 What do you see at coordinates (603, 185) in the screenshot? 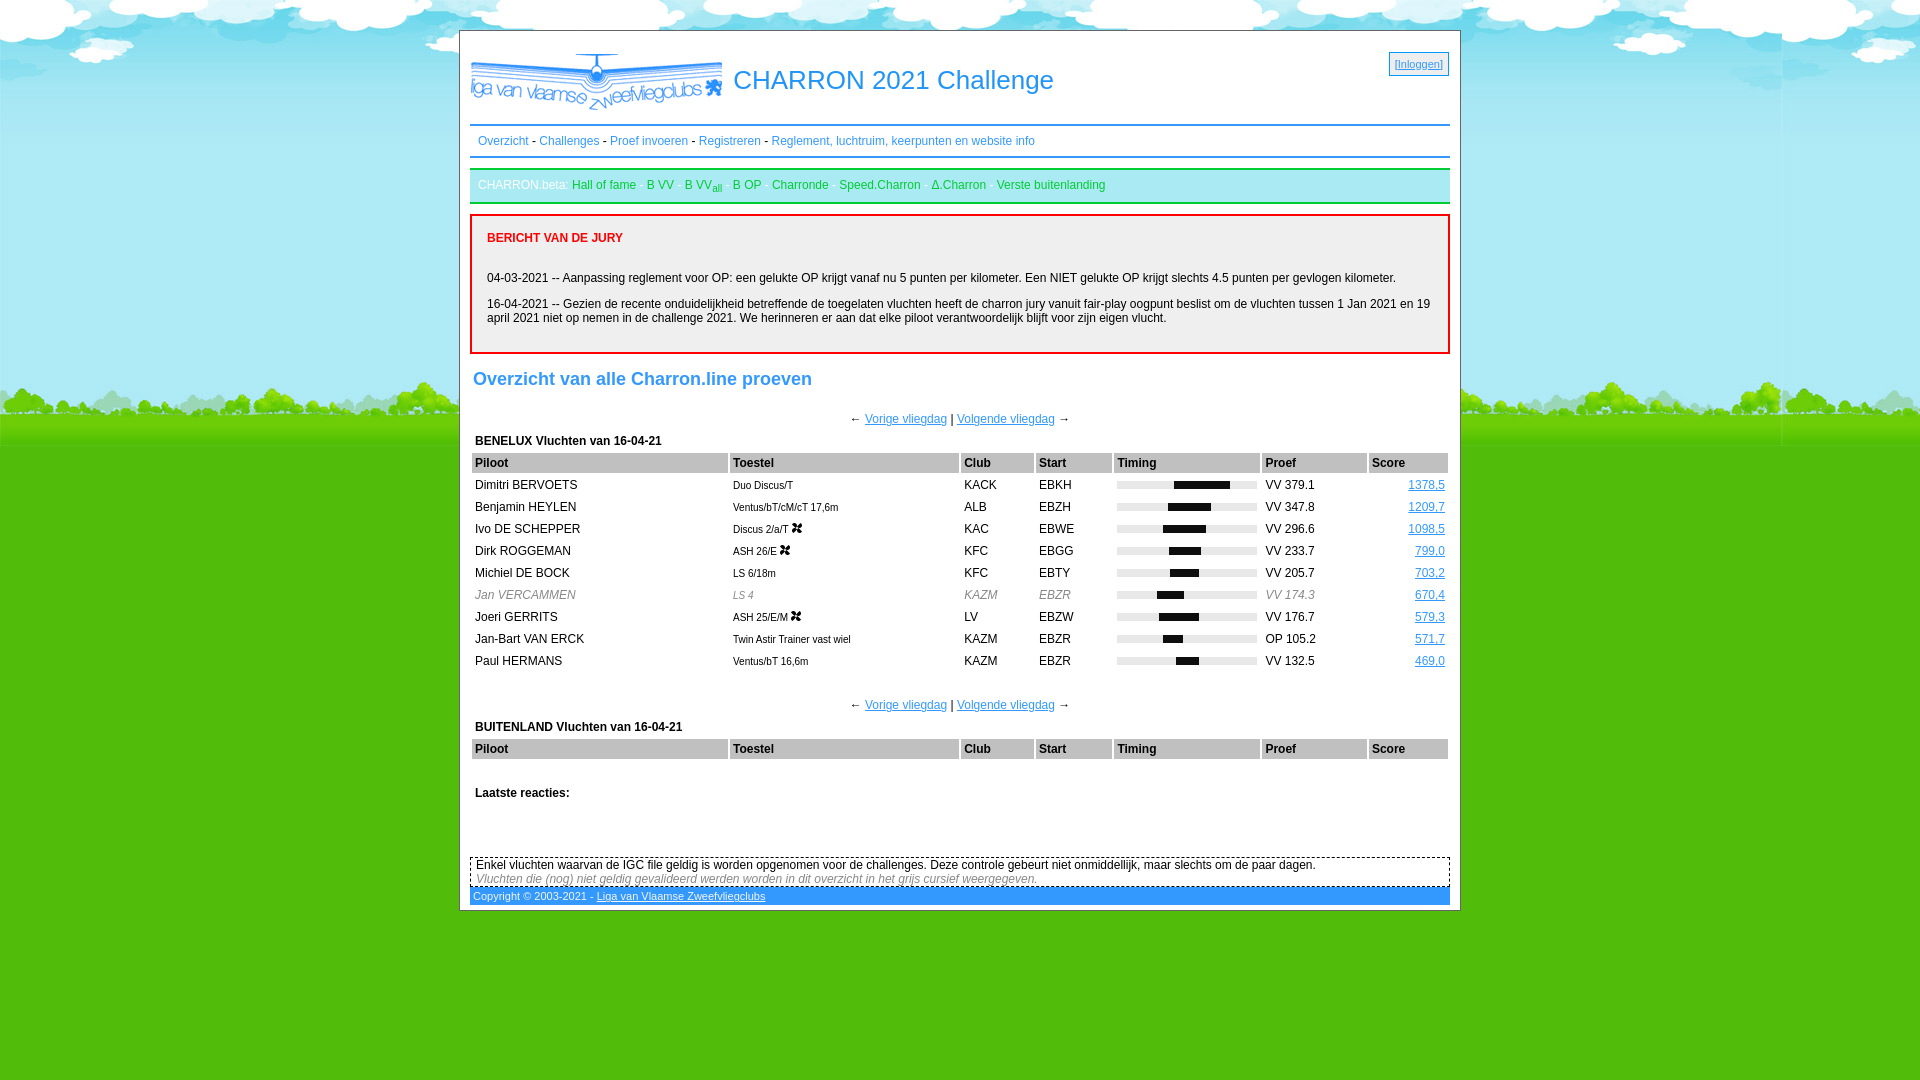
I see `'Hall of fame'` at bounding box center [603, 185].